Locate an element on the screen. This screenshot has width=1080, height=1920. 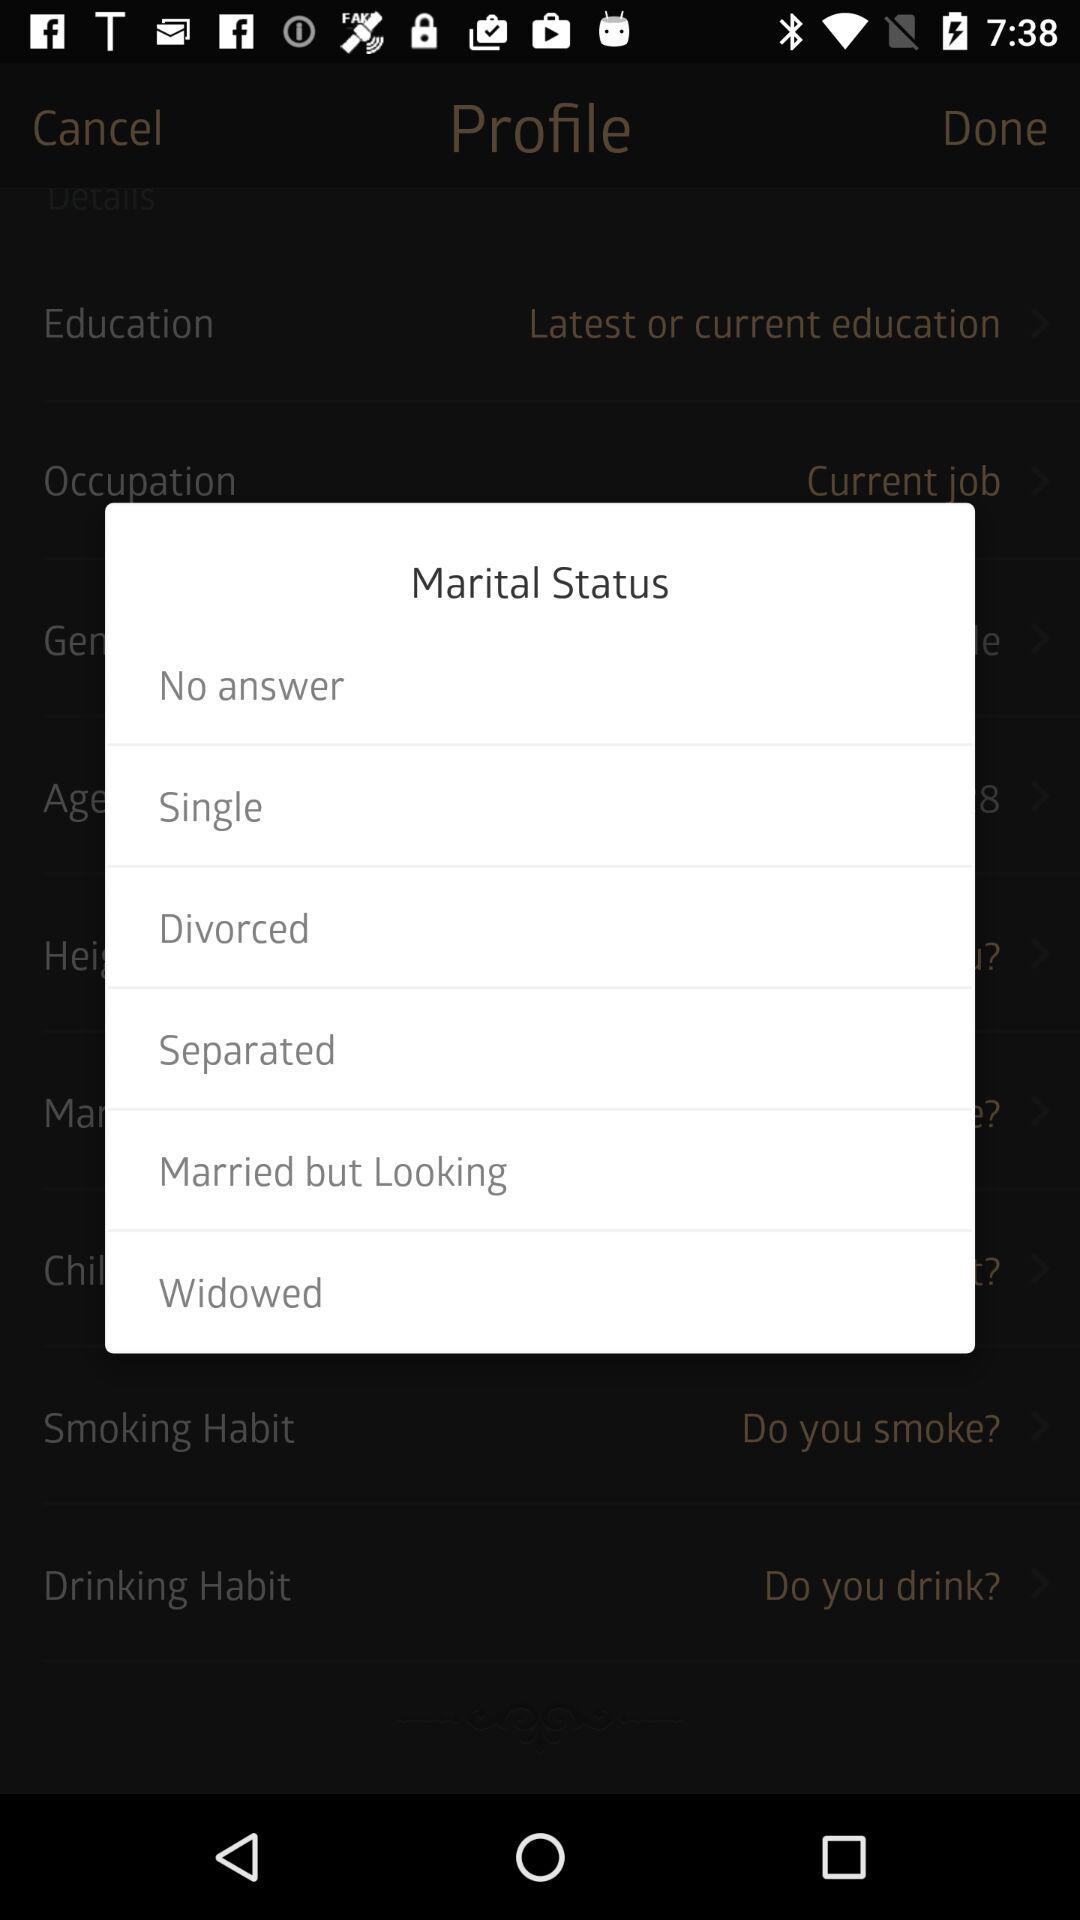
icon below the no answer icon is located at coordinates (540, 805).